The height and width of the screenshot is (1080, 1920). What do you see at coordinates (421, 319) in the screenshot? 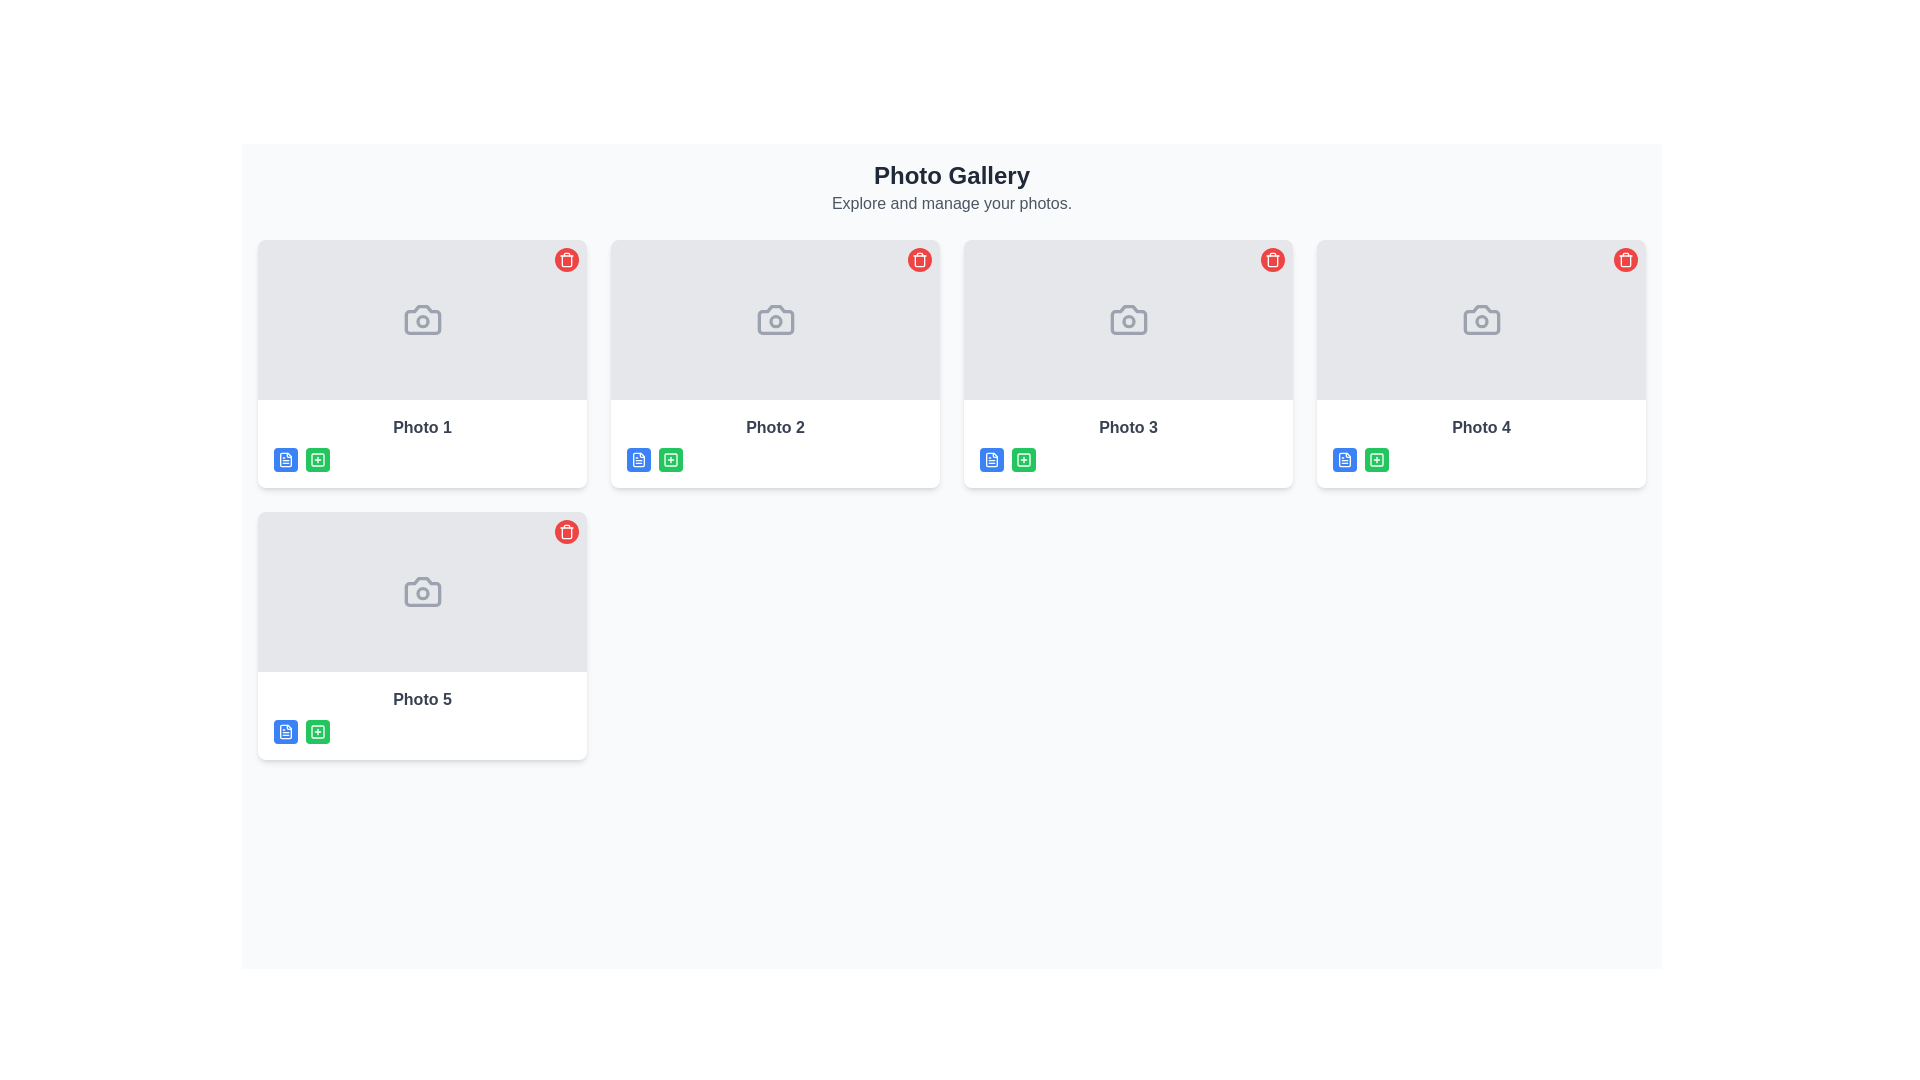
I see `the photo frame icon labeled 'Photo 1'` at bounding box center [421, 319].